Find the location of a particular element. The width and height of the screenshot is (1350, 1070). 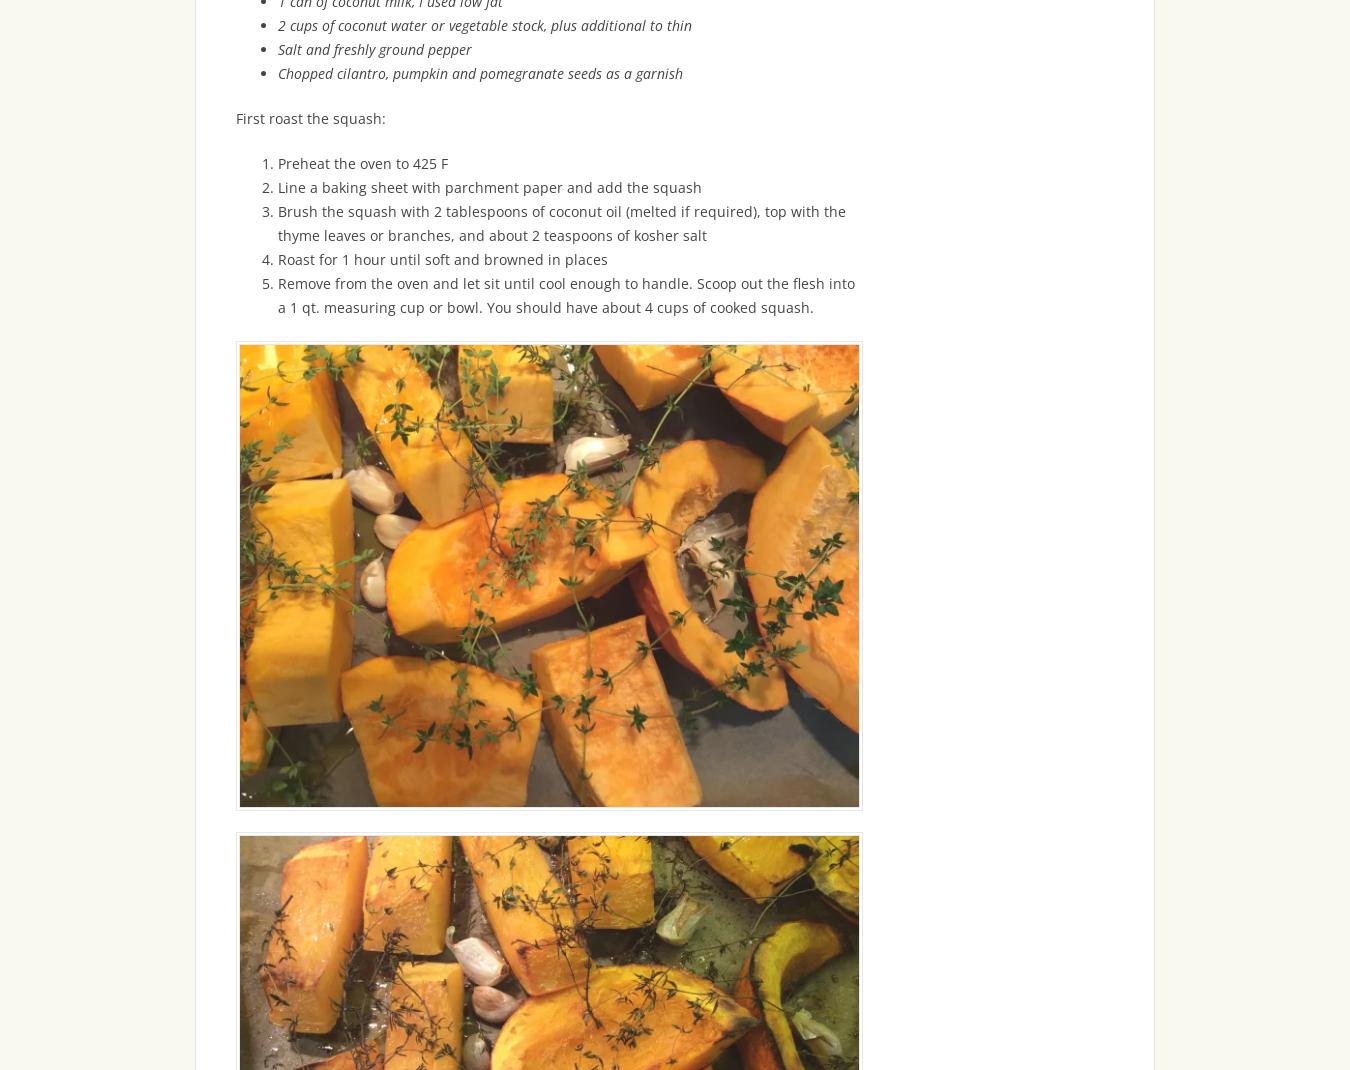

'Preheat the oven to 425 F' is located at coordinates (276, 162).